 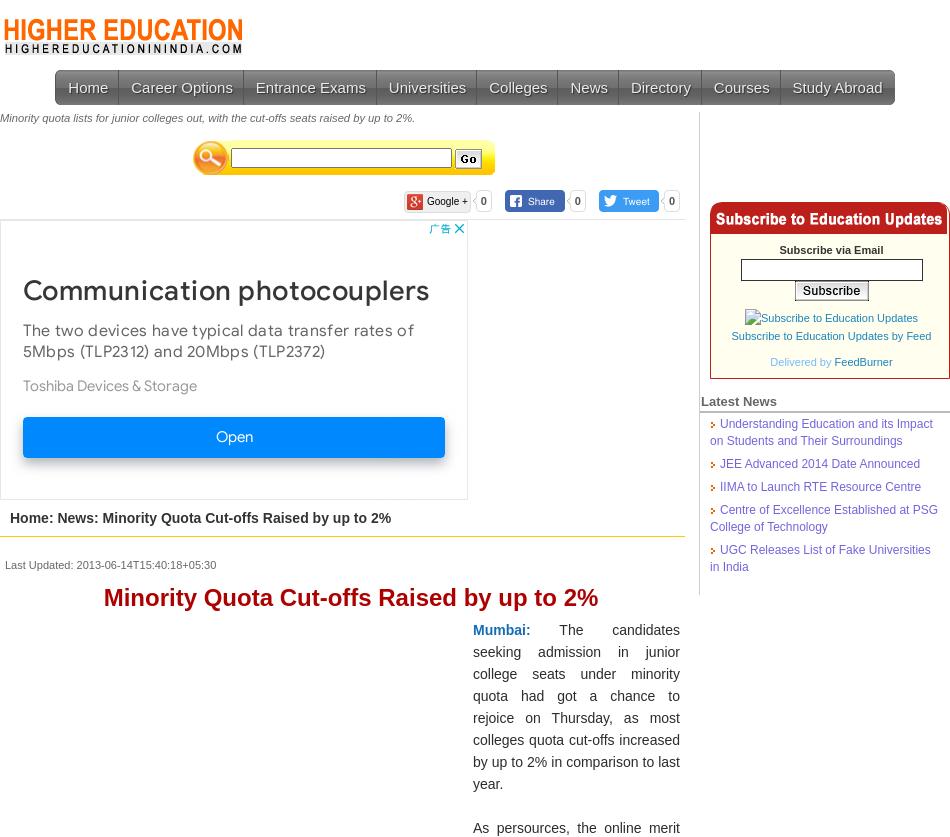 I want to click on 'News', so click(x=589, y=87).